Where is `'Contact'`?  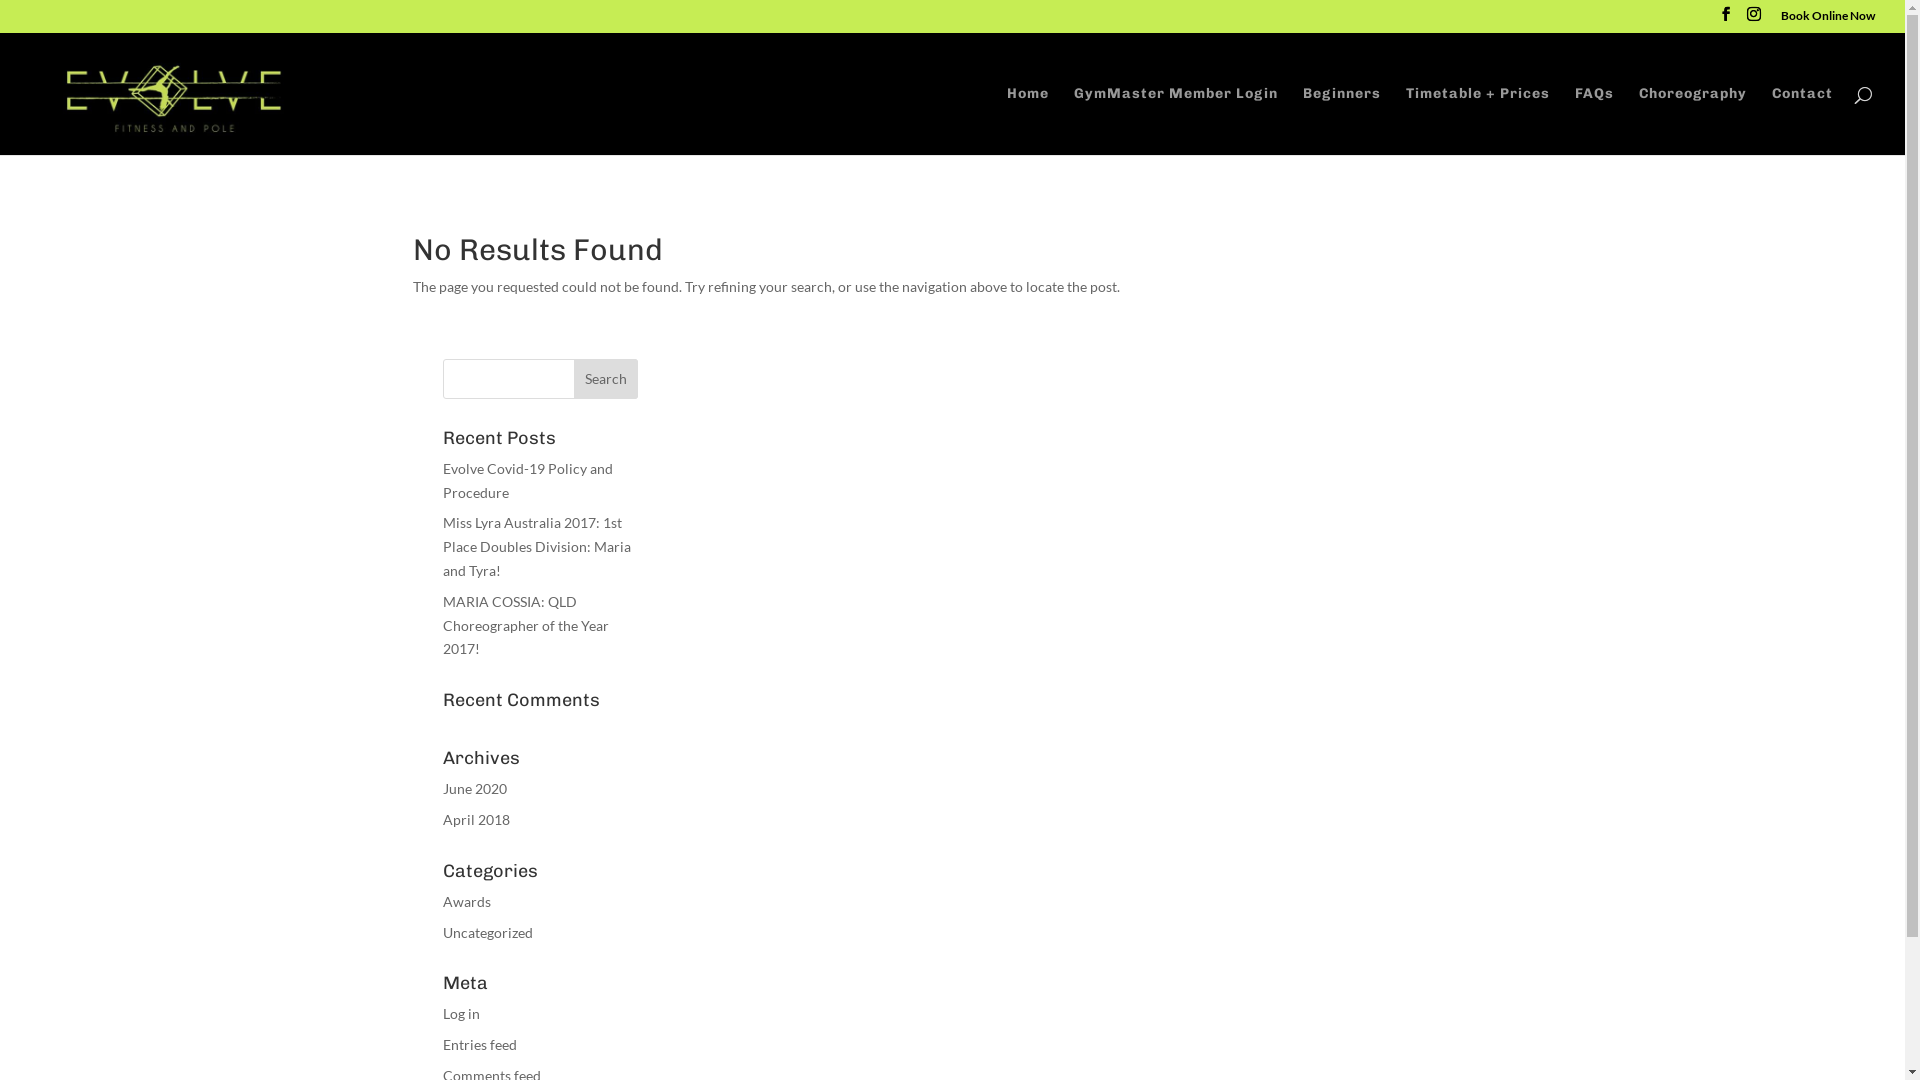
'Contact' is located at coordinates (1802, 119).